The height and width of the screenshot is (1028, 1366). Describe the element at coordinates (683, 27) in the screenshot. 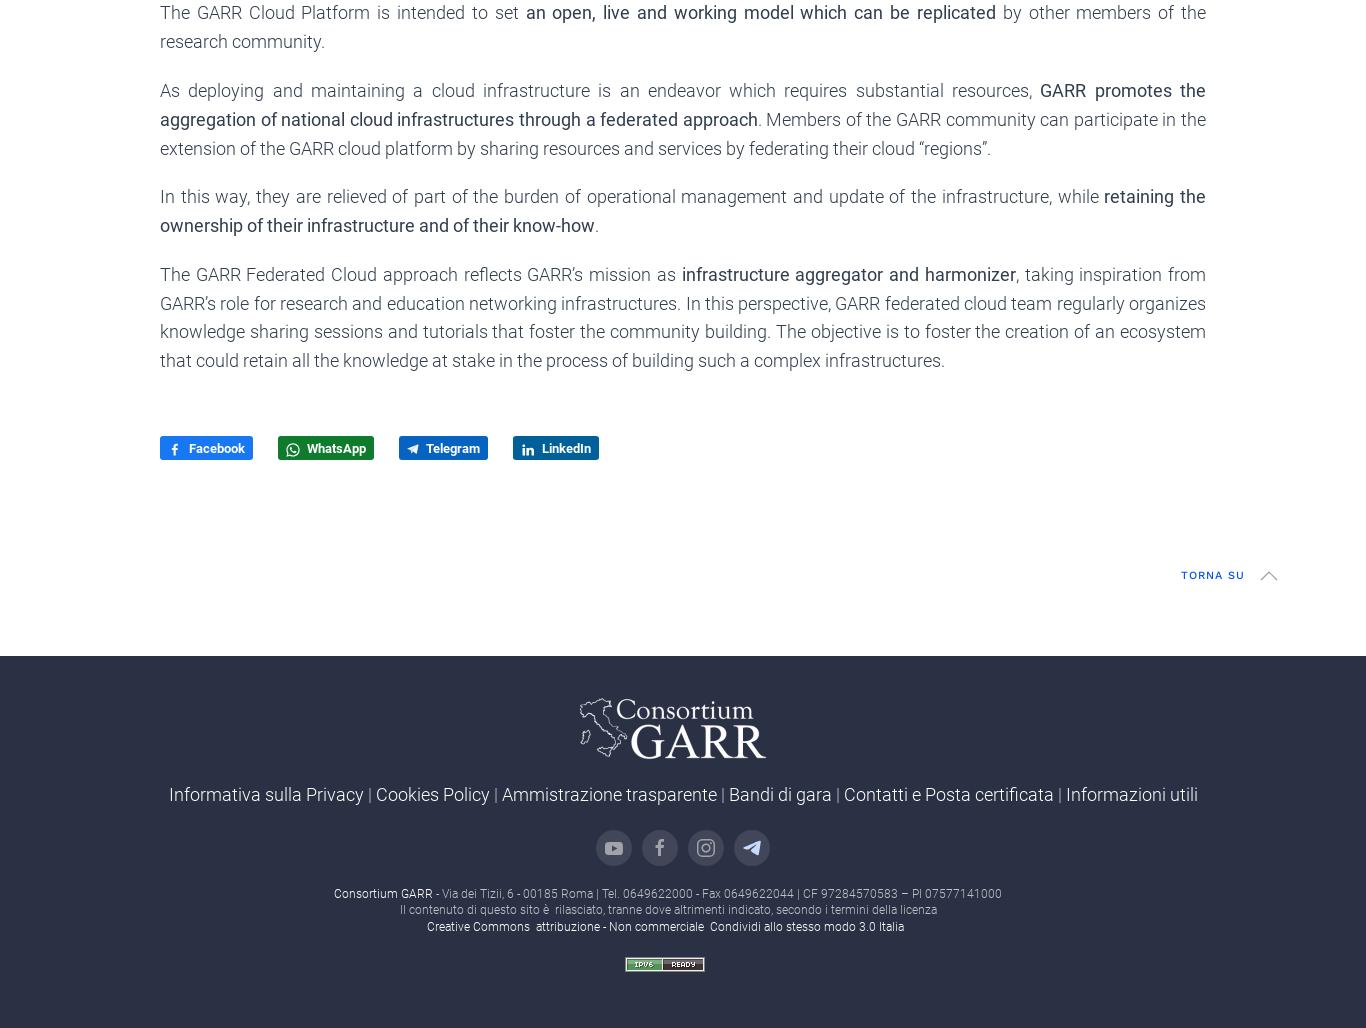

I see `'by other members of the research community.'` at that location.